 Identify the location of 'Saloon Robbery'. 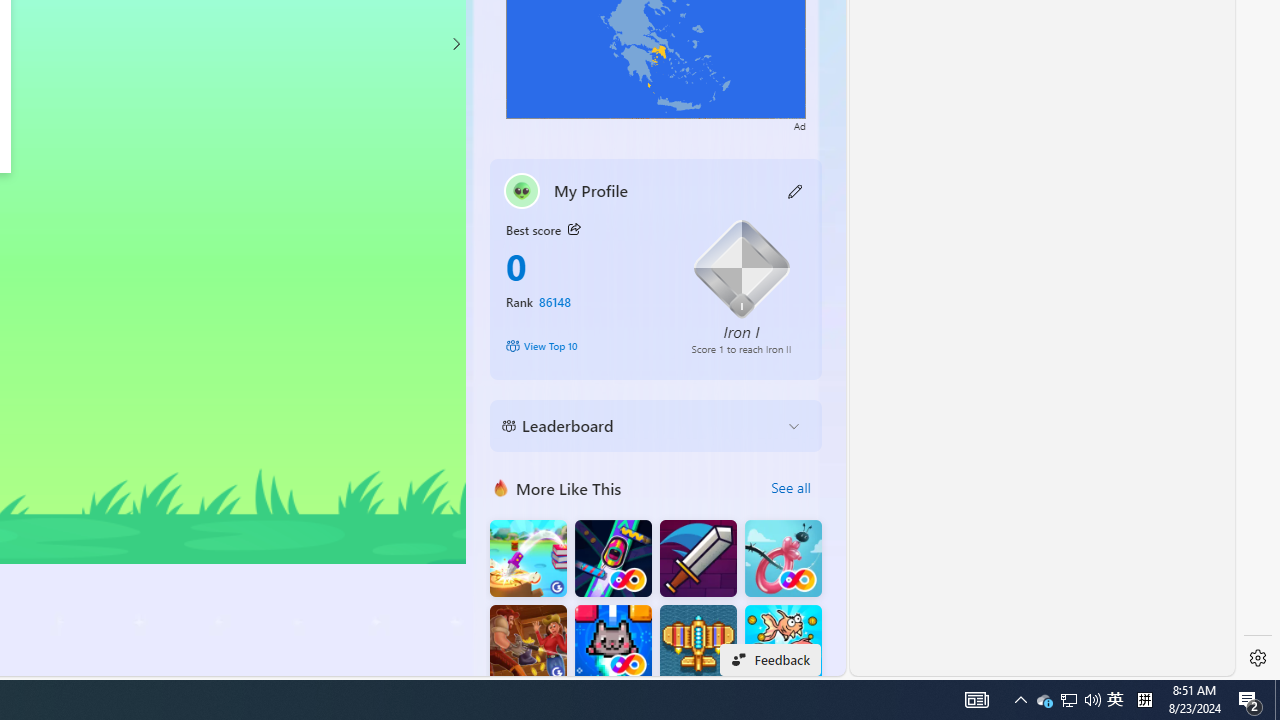
(528, 643).